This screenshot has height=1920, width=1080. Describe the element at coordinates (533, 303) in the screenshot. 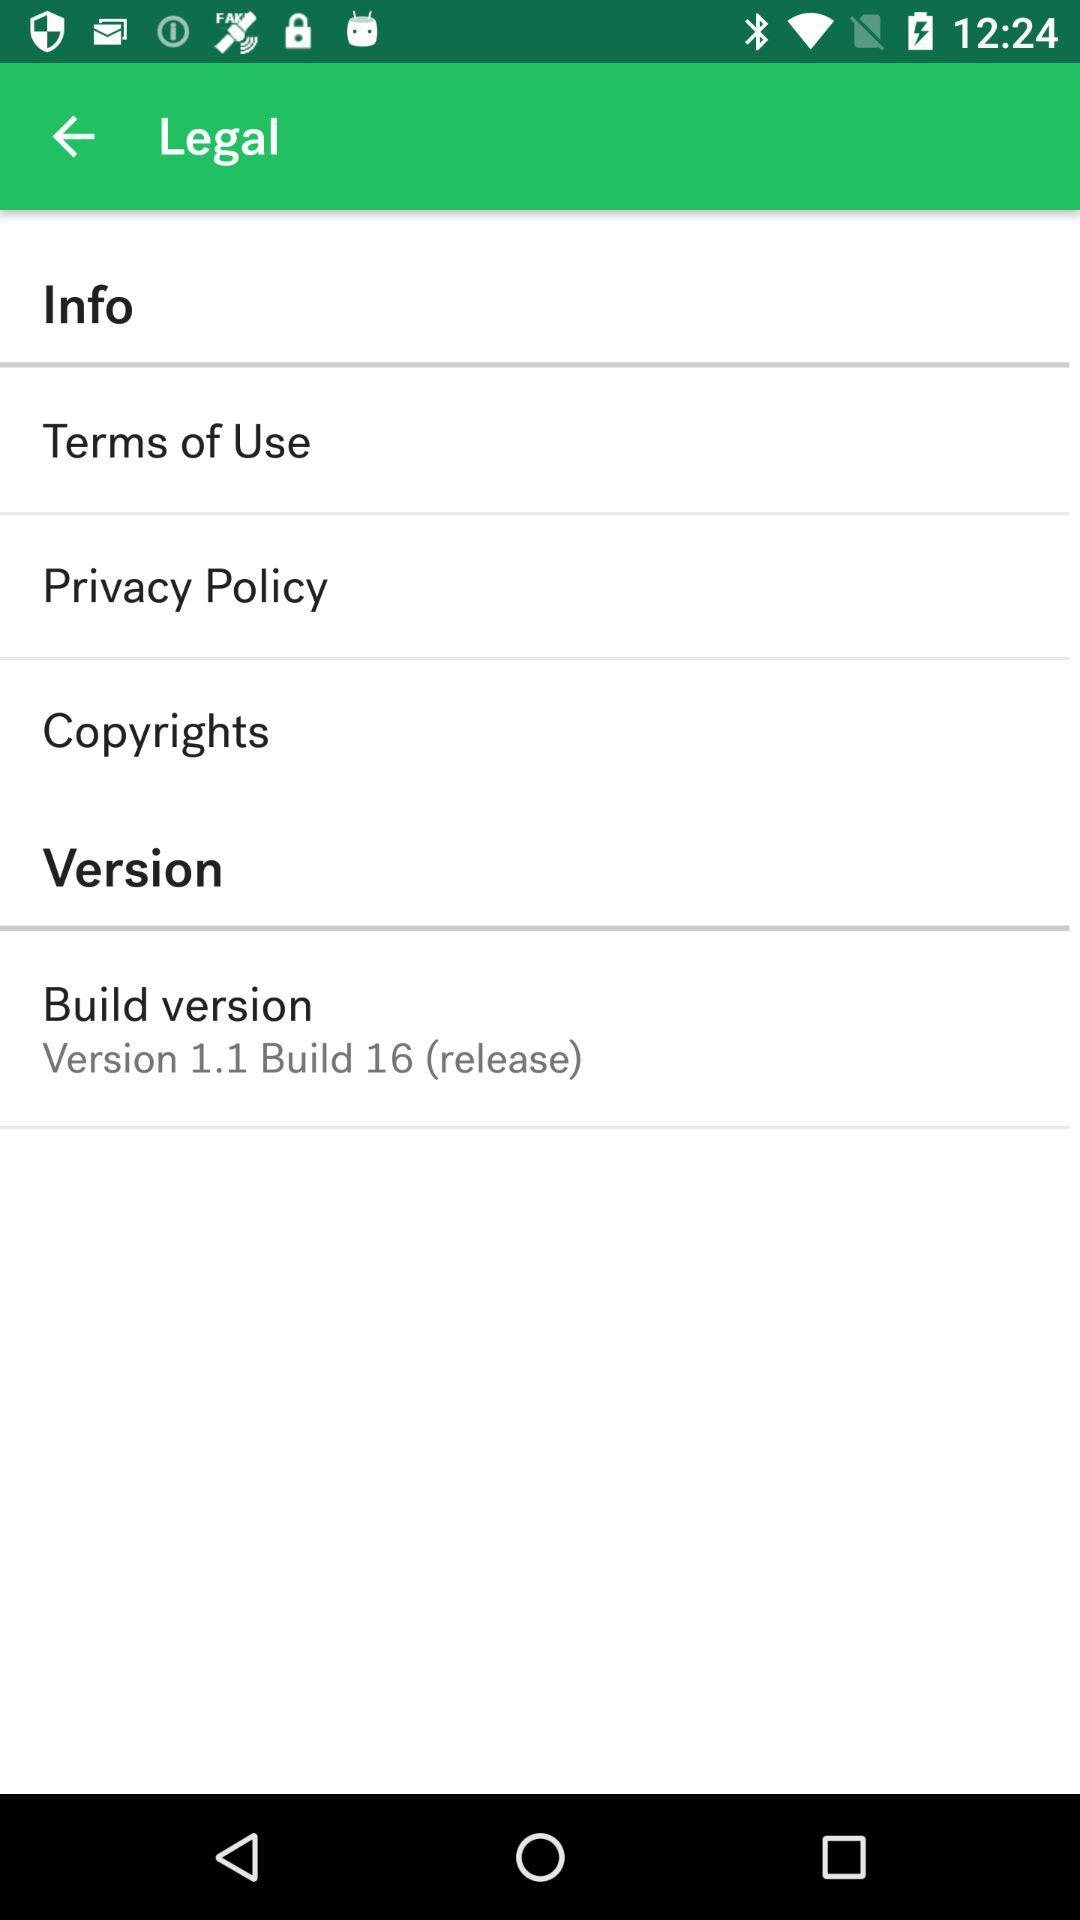

I see `the info` at that location.